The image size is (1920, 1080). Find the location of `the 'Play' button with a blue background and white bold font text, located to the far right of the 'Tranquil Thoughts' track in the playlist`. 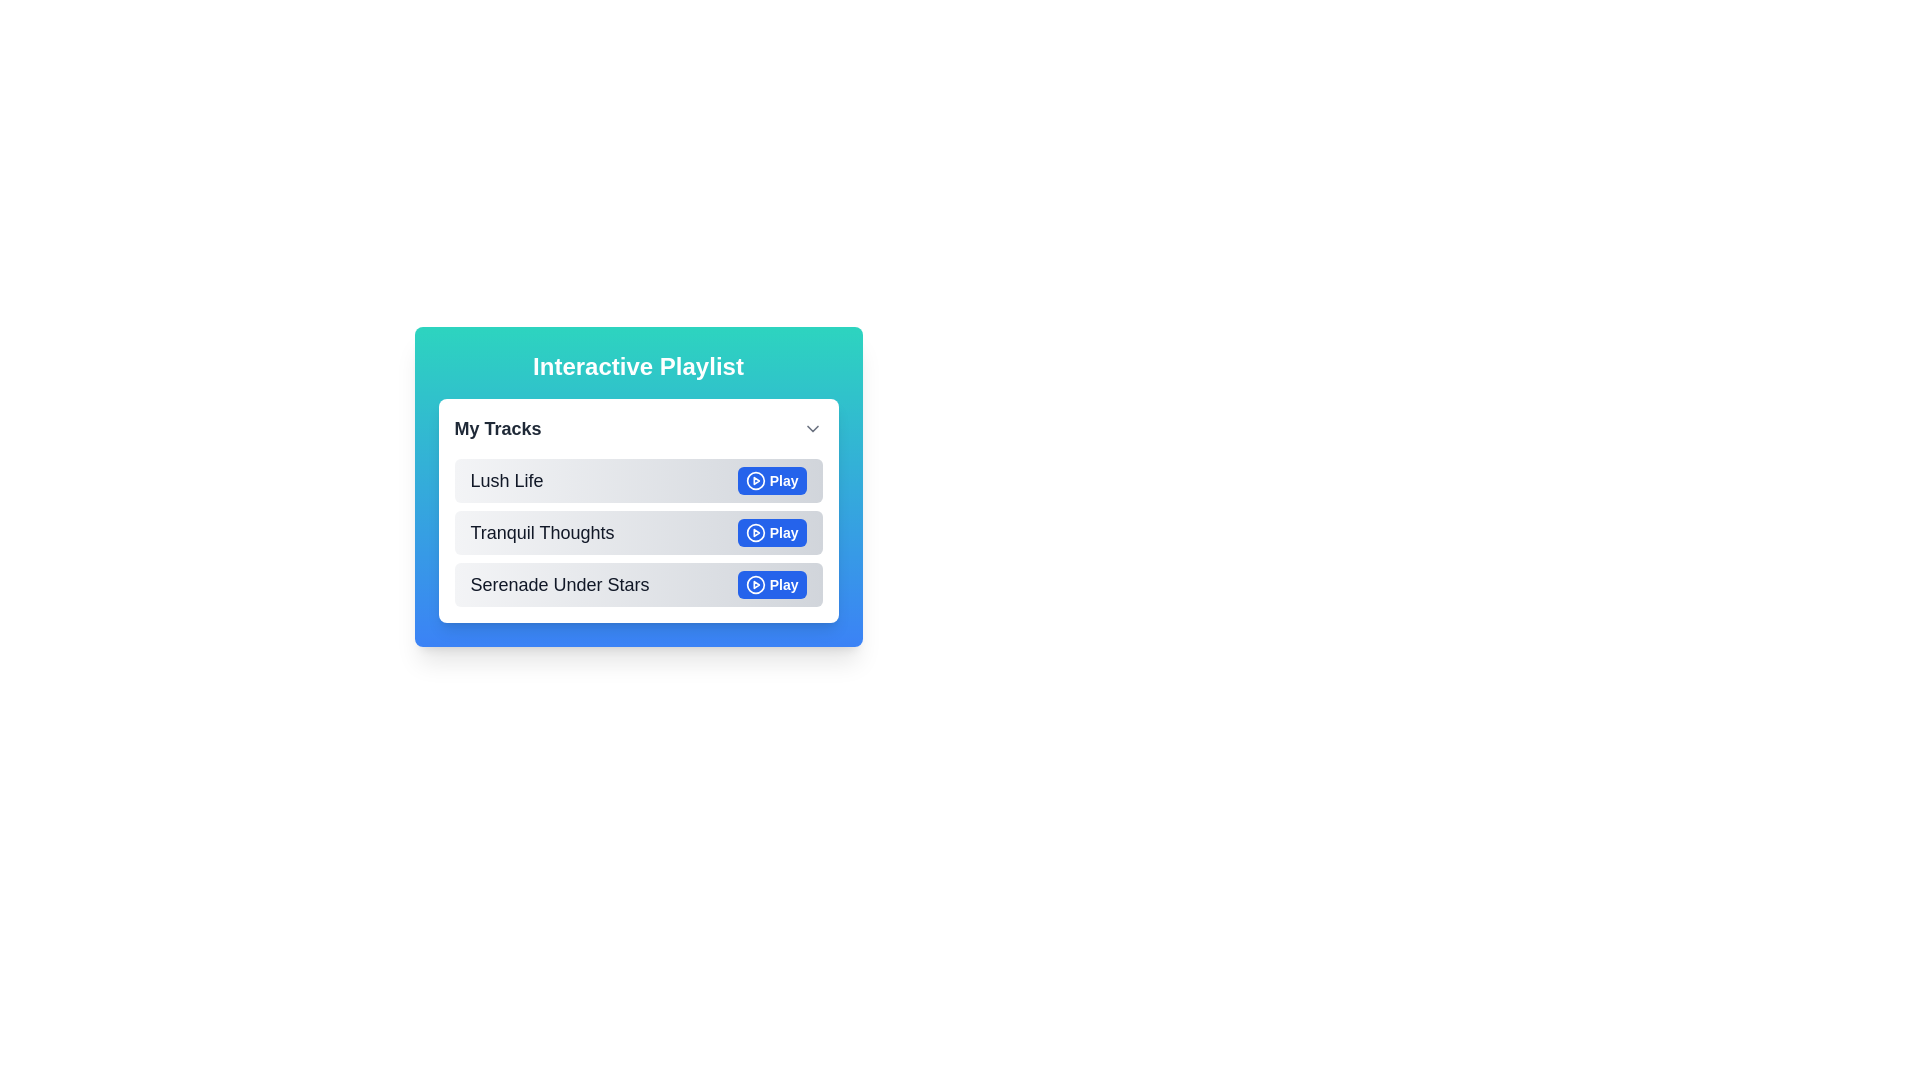

the 'Play' button with a blue background and white bold font text, located to the far right of the 'Tranquil Thoughts' track in the playlist is located at coordinates (771, 531).